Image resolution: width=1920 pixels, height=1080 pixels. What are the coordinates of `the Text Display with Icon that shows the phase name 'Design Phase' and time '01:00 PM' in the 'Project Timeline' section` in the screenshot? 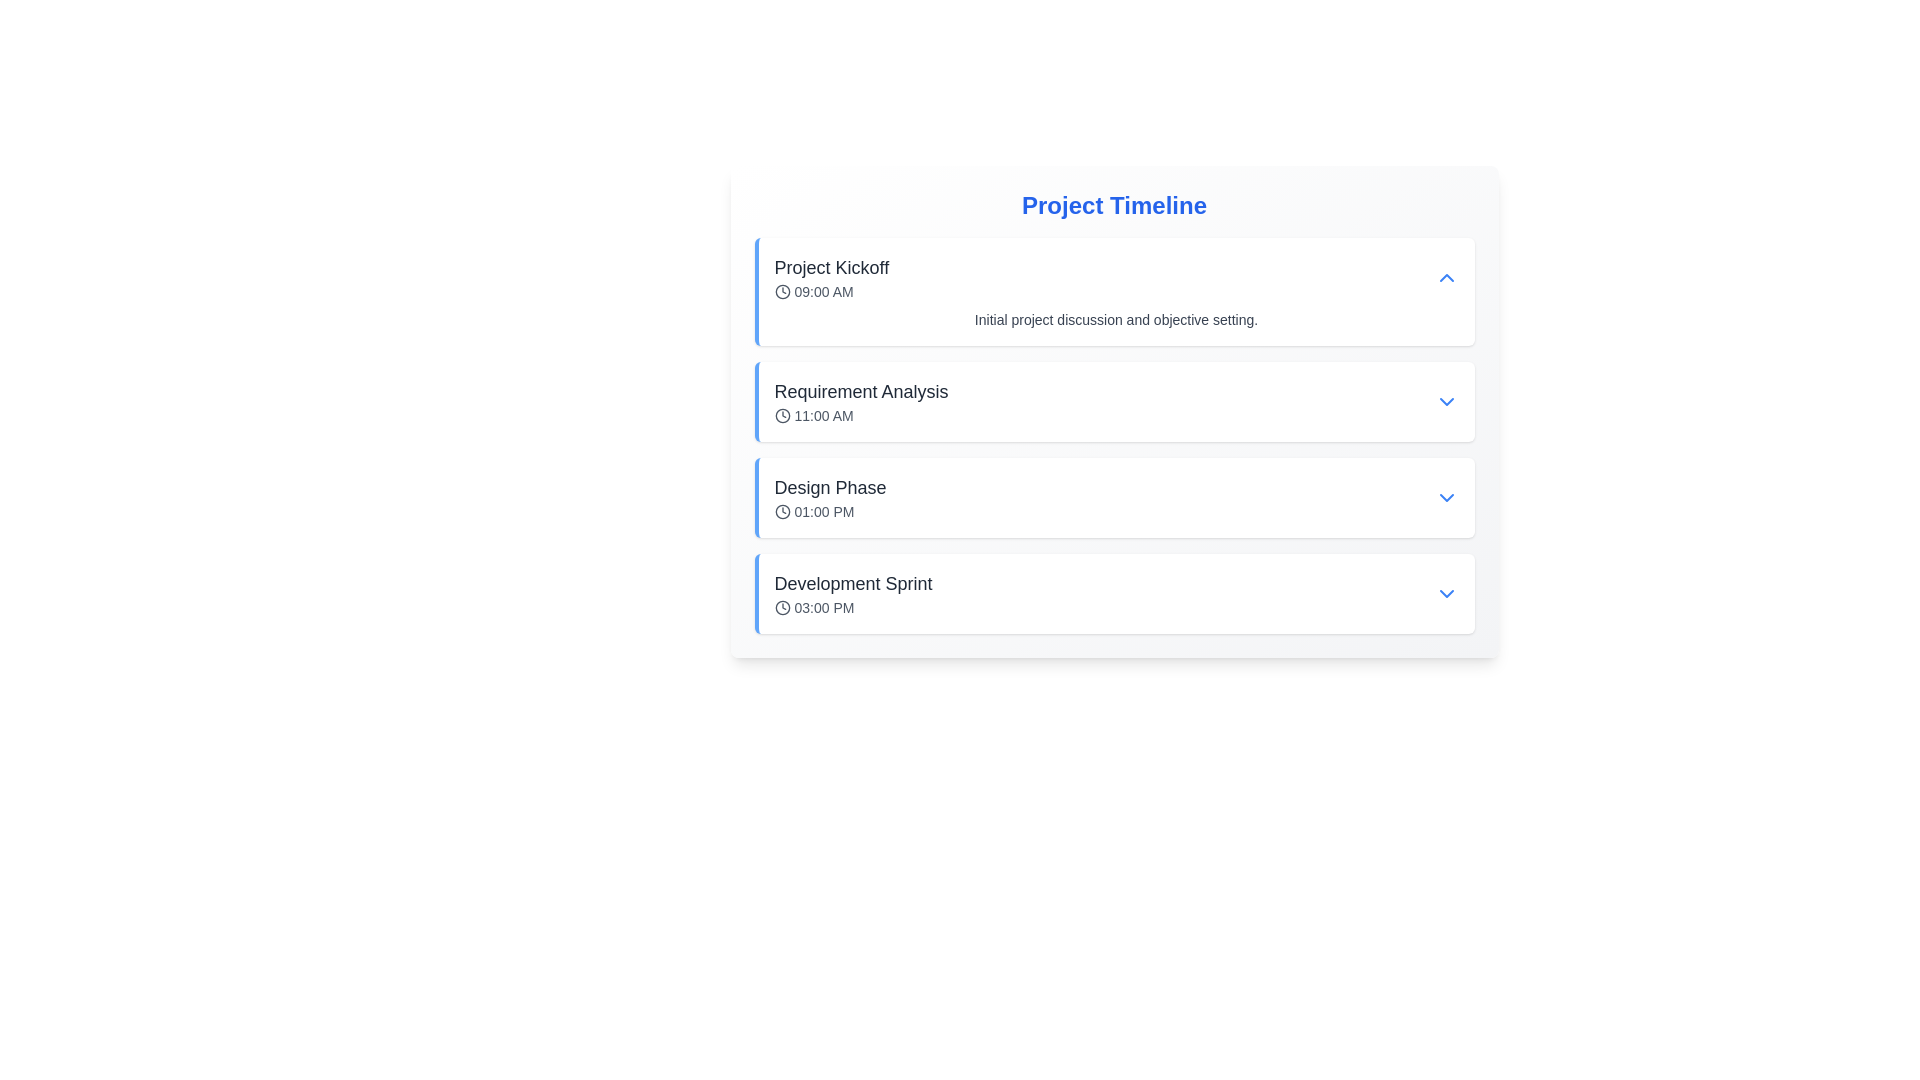 It's located at (830, 496).